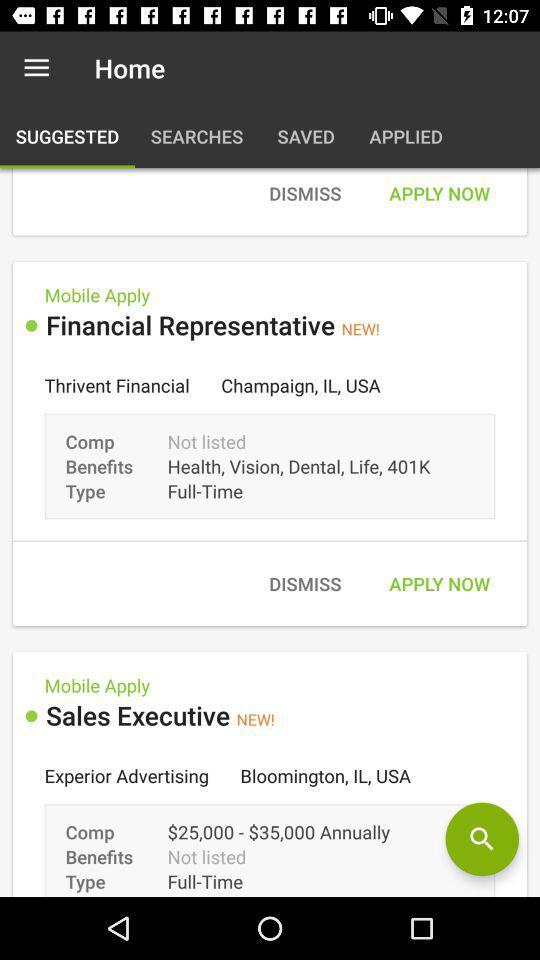  Describe the element at coordinates (481, 839) in the screenshot. I see `icon at the bottom right corner` at that location.